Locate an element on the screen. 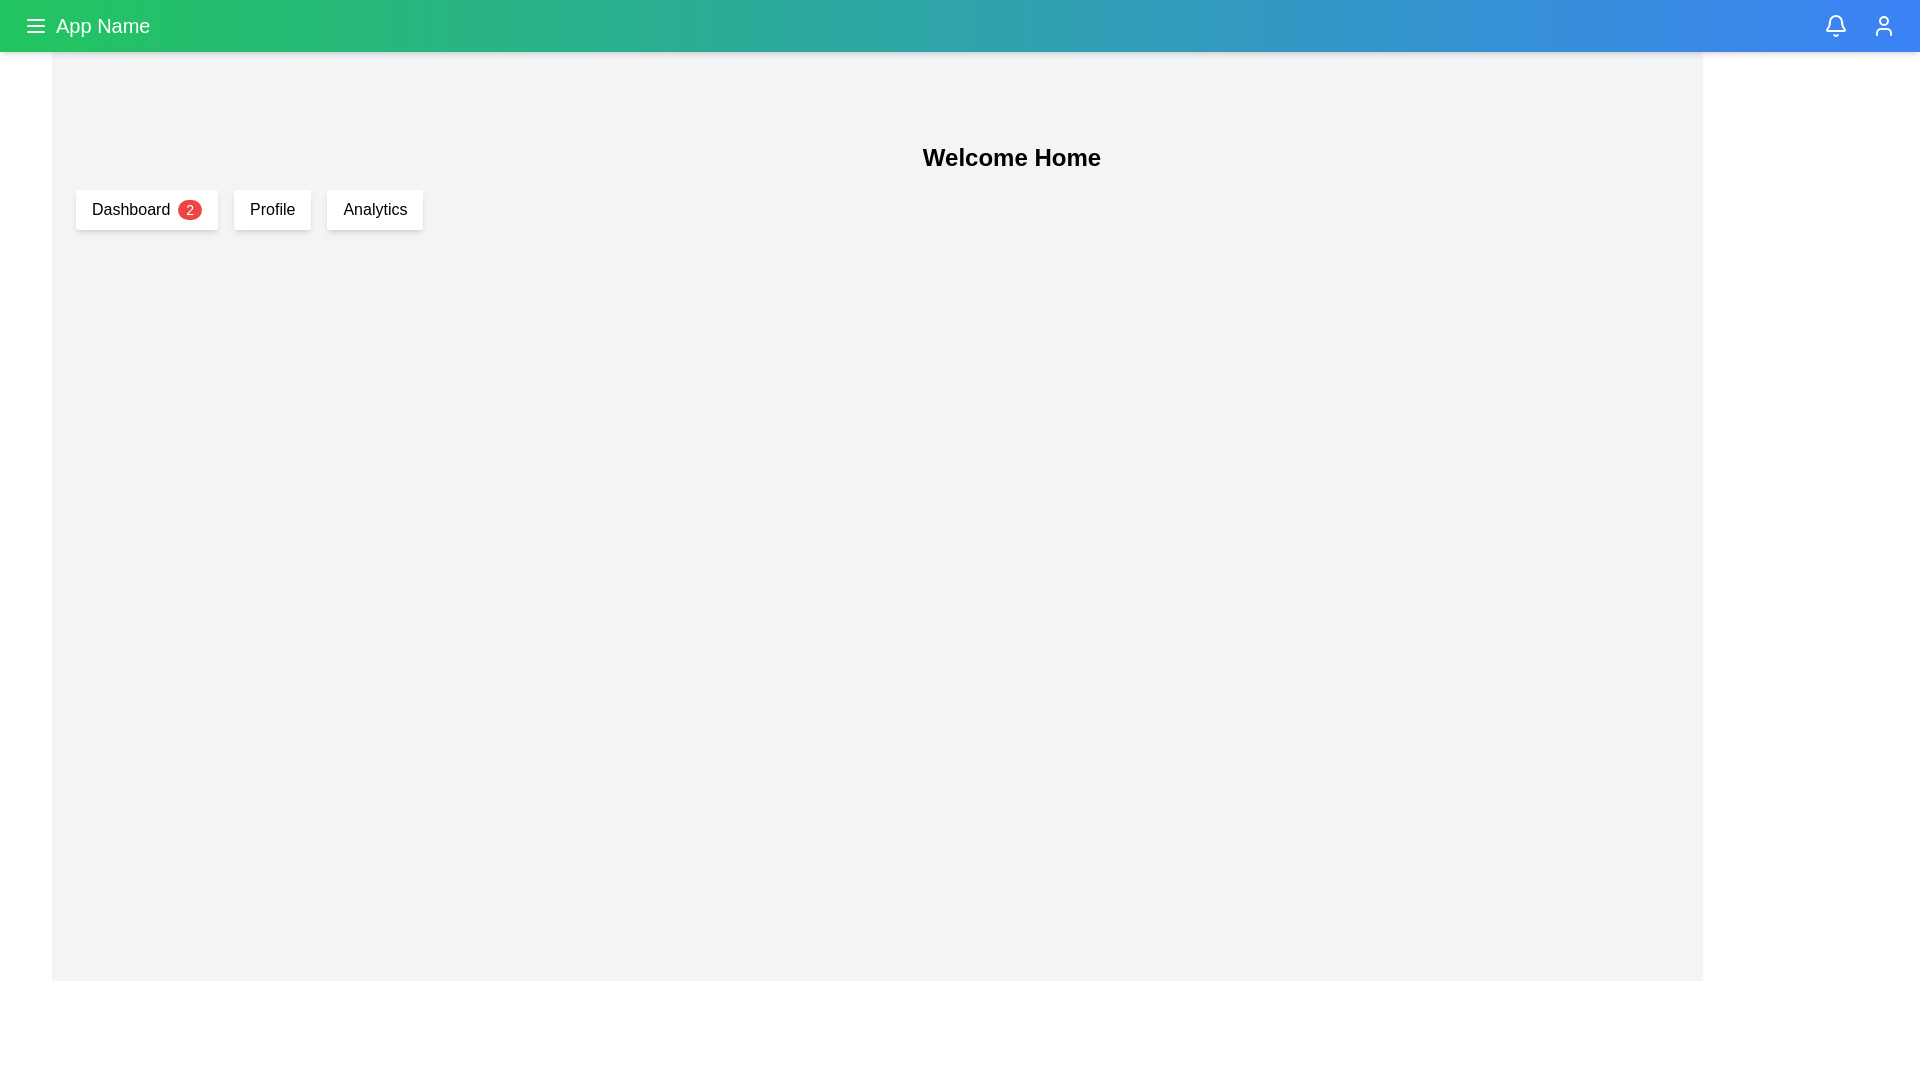 The width and height of the screenshot is (1920, 1080). the badge displaying a numeric count next to the 'Dashboard' label is located at coordinates (190, 209).